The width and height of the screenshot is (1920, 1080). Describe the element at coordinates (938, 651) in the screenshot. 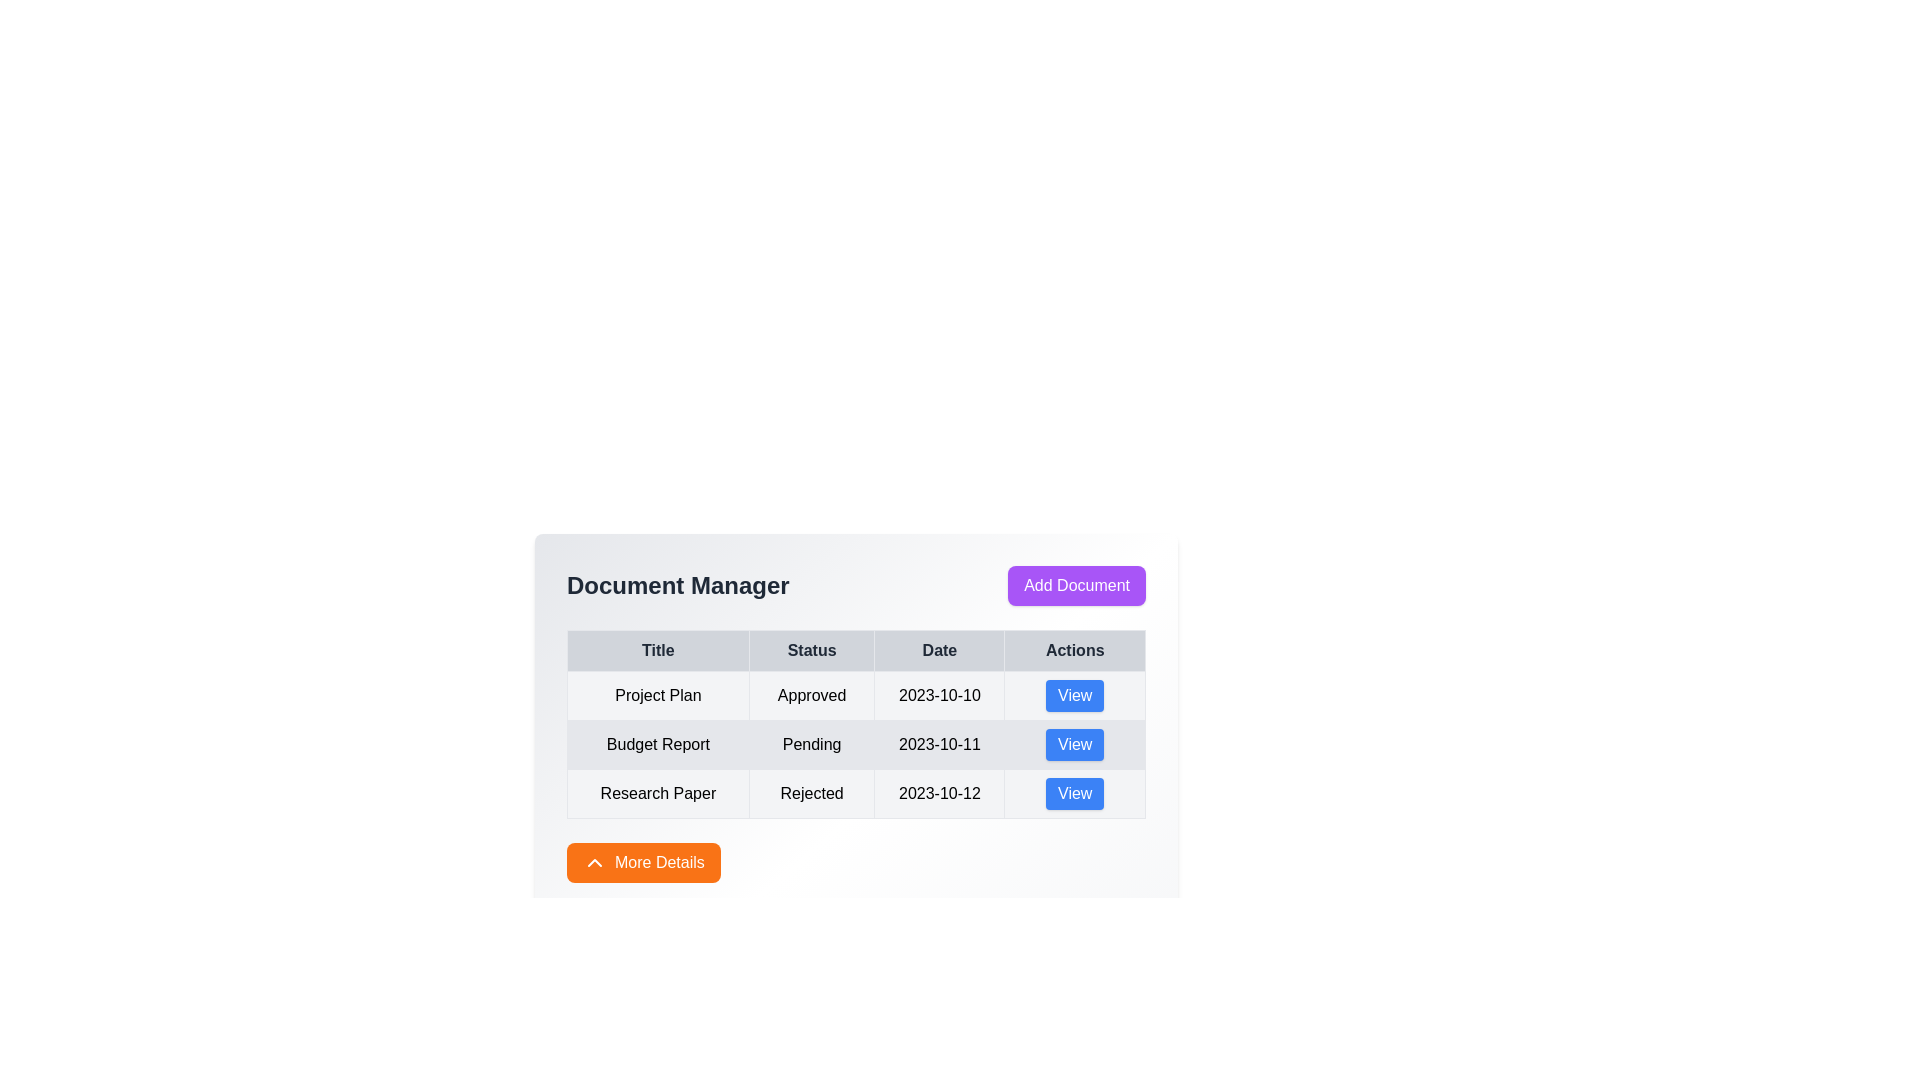

I see `the 'Date' table header cell, which is the third header in the row, positioned between 'Status' and 'Actions'` at that location.